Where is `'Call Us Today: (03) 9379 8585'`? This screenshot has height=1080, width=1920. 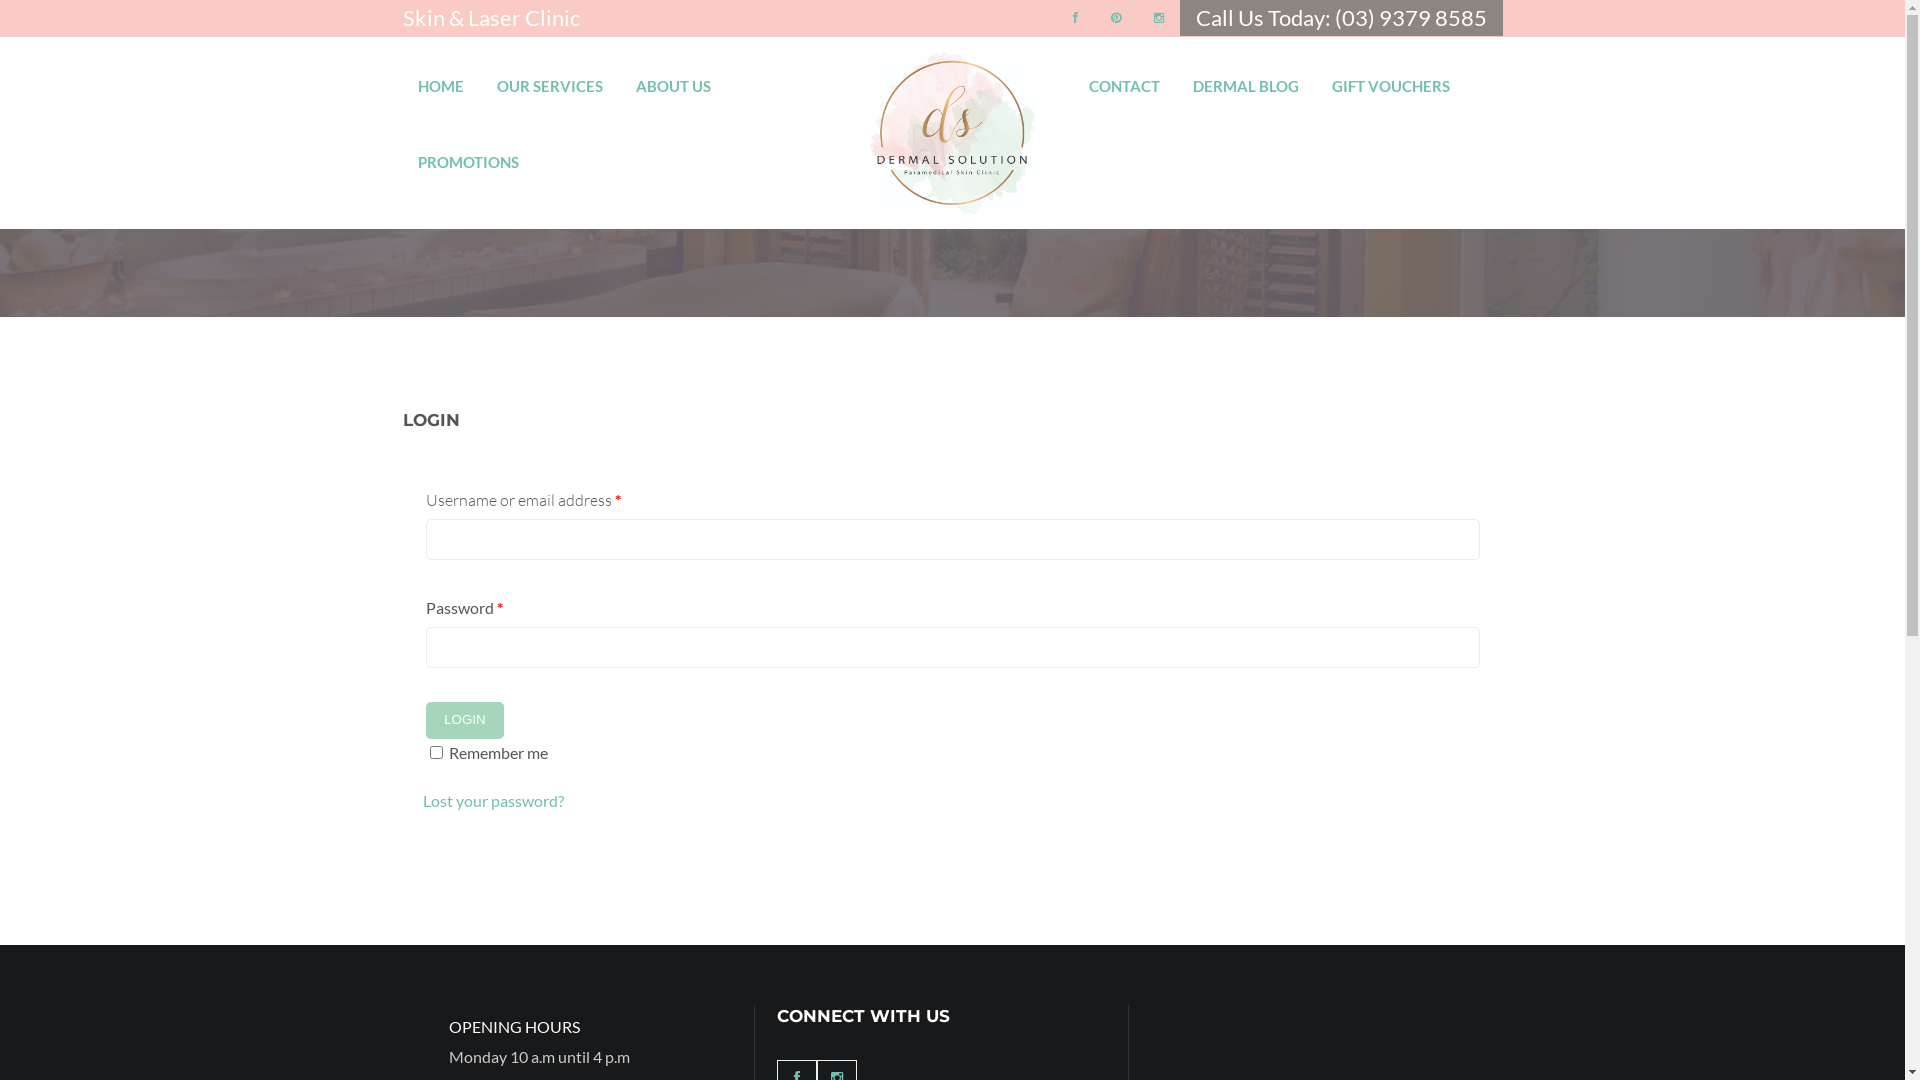
'Call Us Today: (03) 9379 8585' is located at coordinates (1341, 17).